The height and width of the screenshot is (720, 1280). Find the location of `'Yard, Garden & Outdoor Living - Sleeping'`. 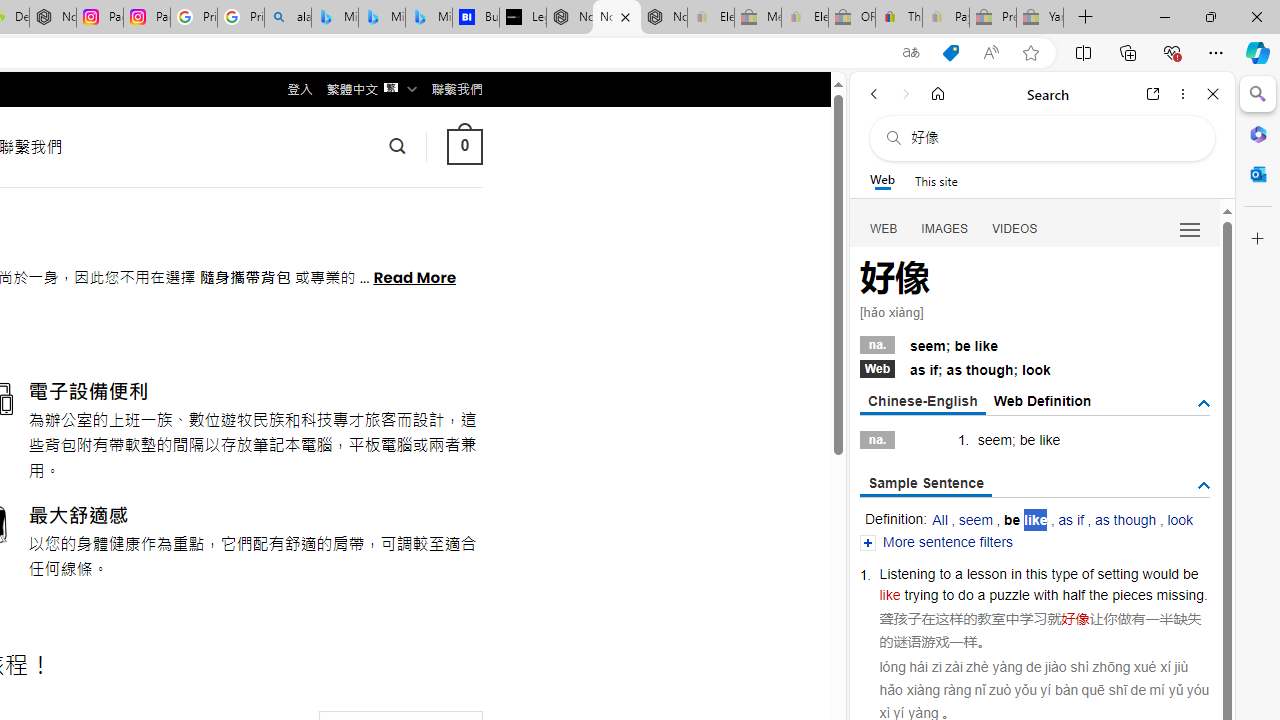

'Yard, Garden & Outdoor Living - Sleeping' is located at coordinates (1040, 17).